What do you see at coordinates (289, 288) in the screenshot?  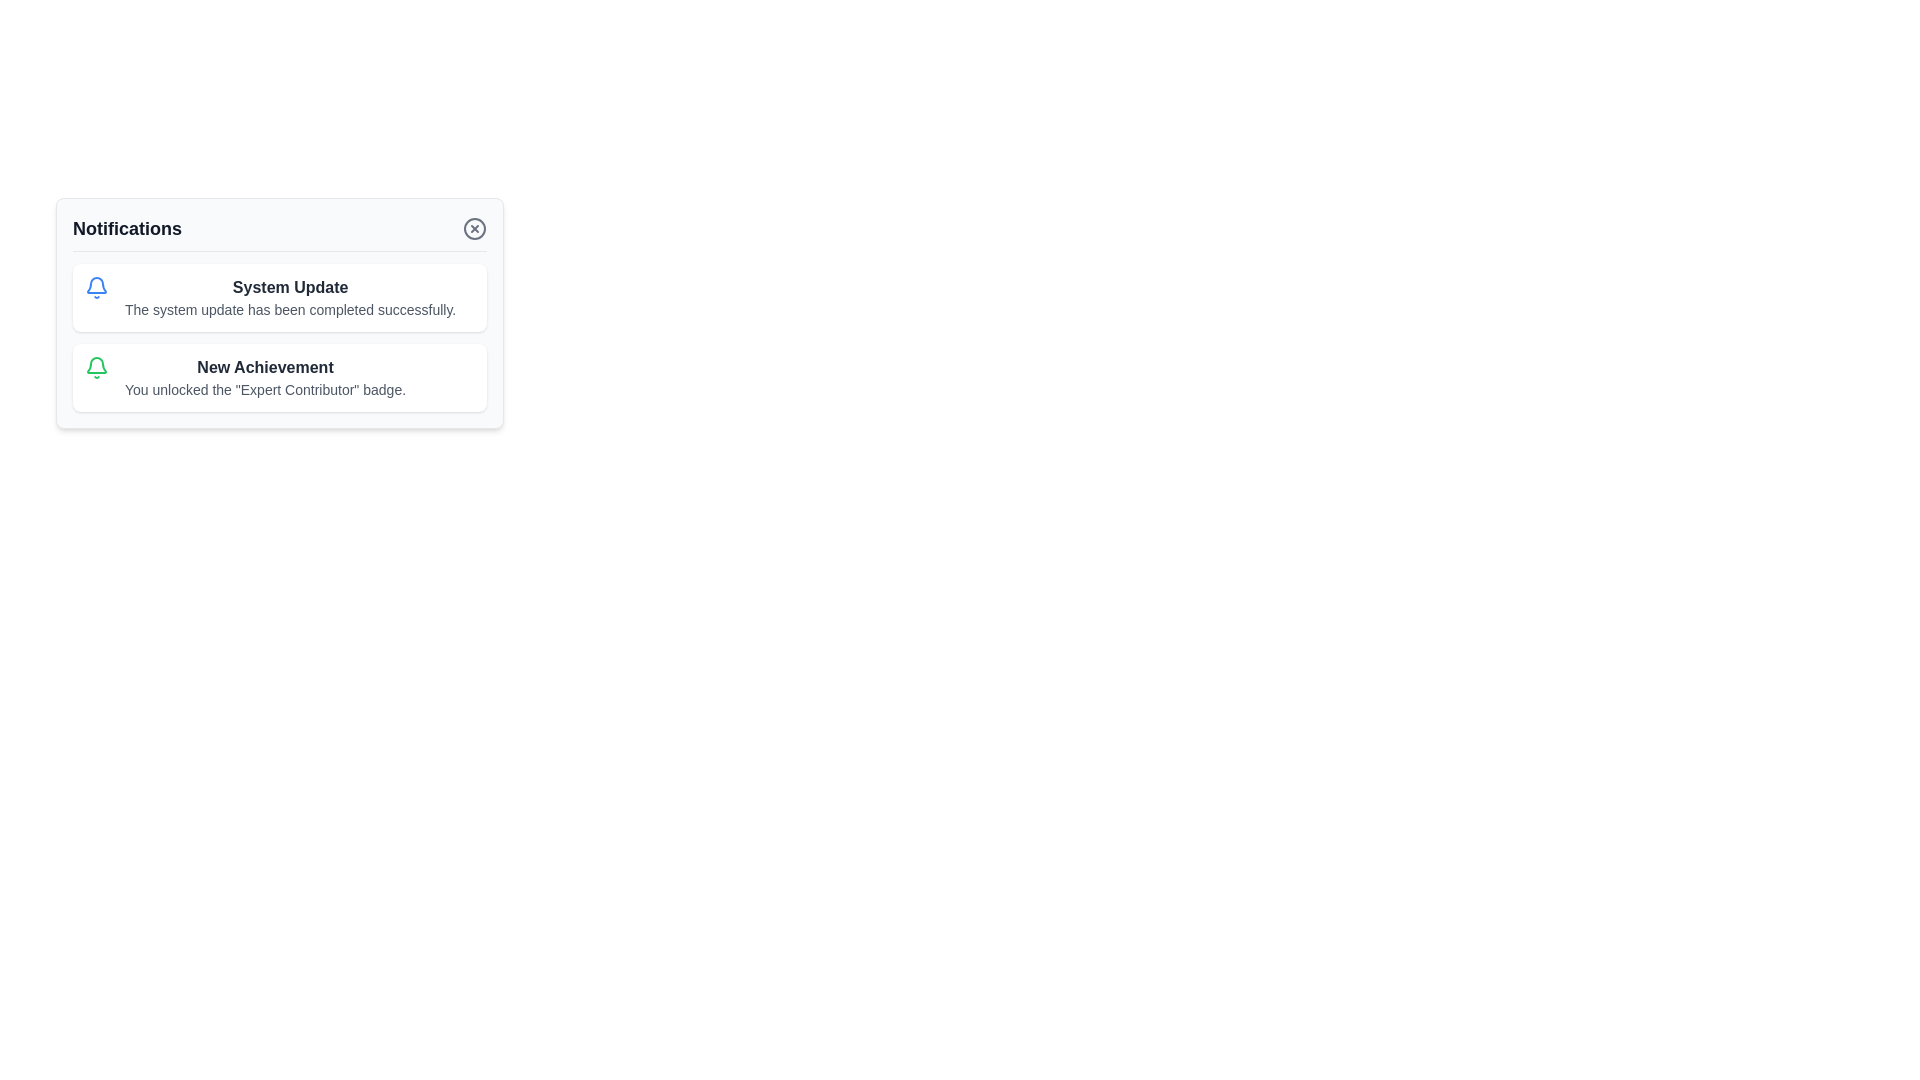 I see `text of the Text Label that serves as a title for a notification message, located near the top-left inside a notification card in the notifications panel` at bounding box center [289, 288].